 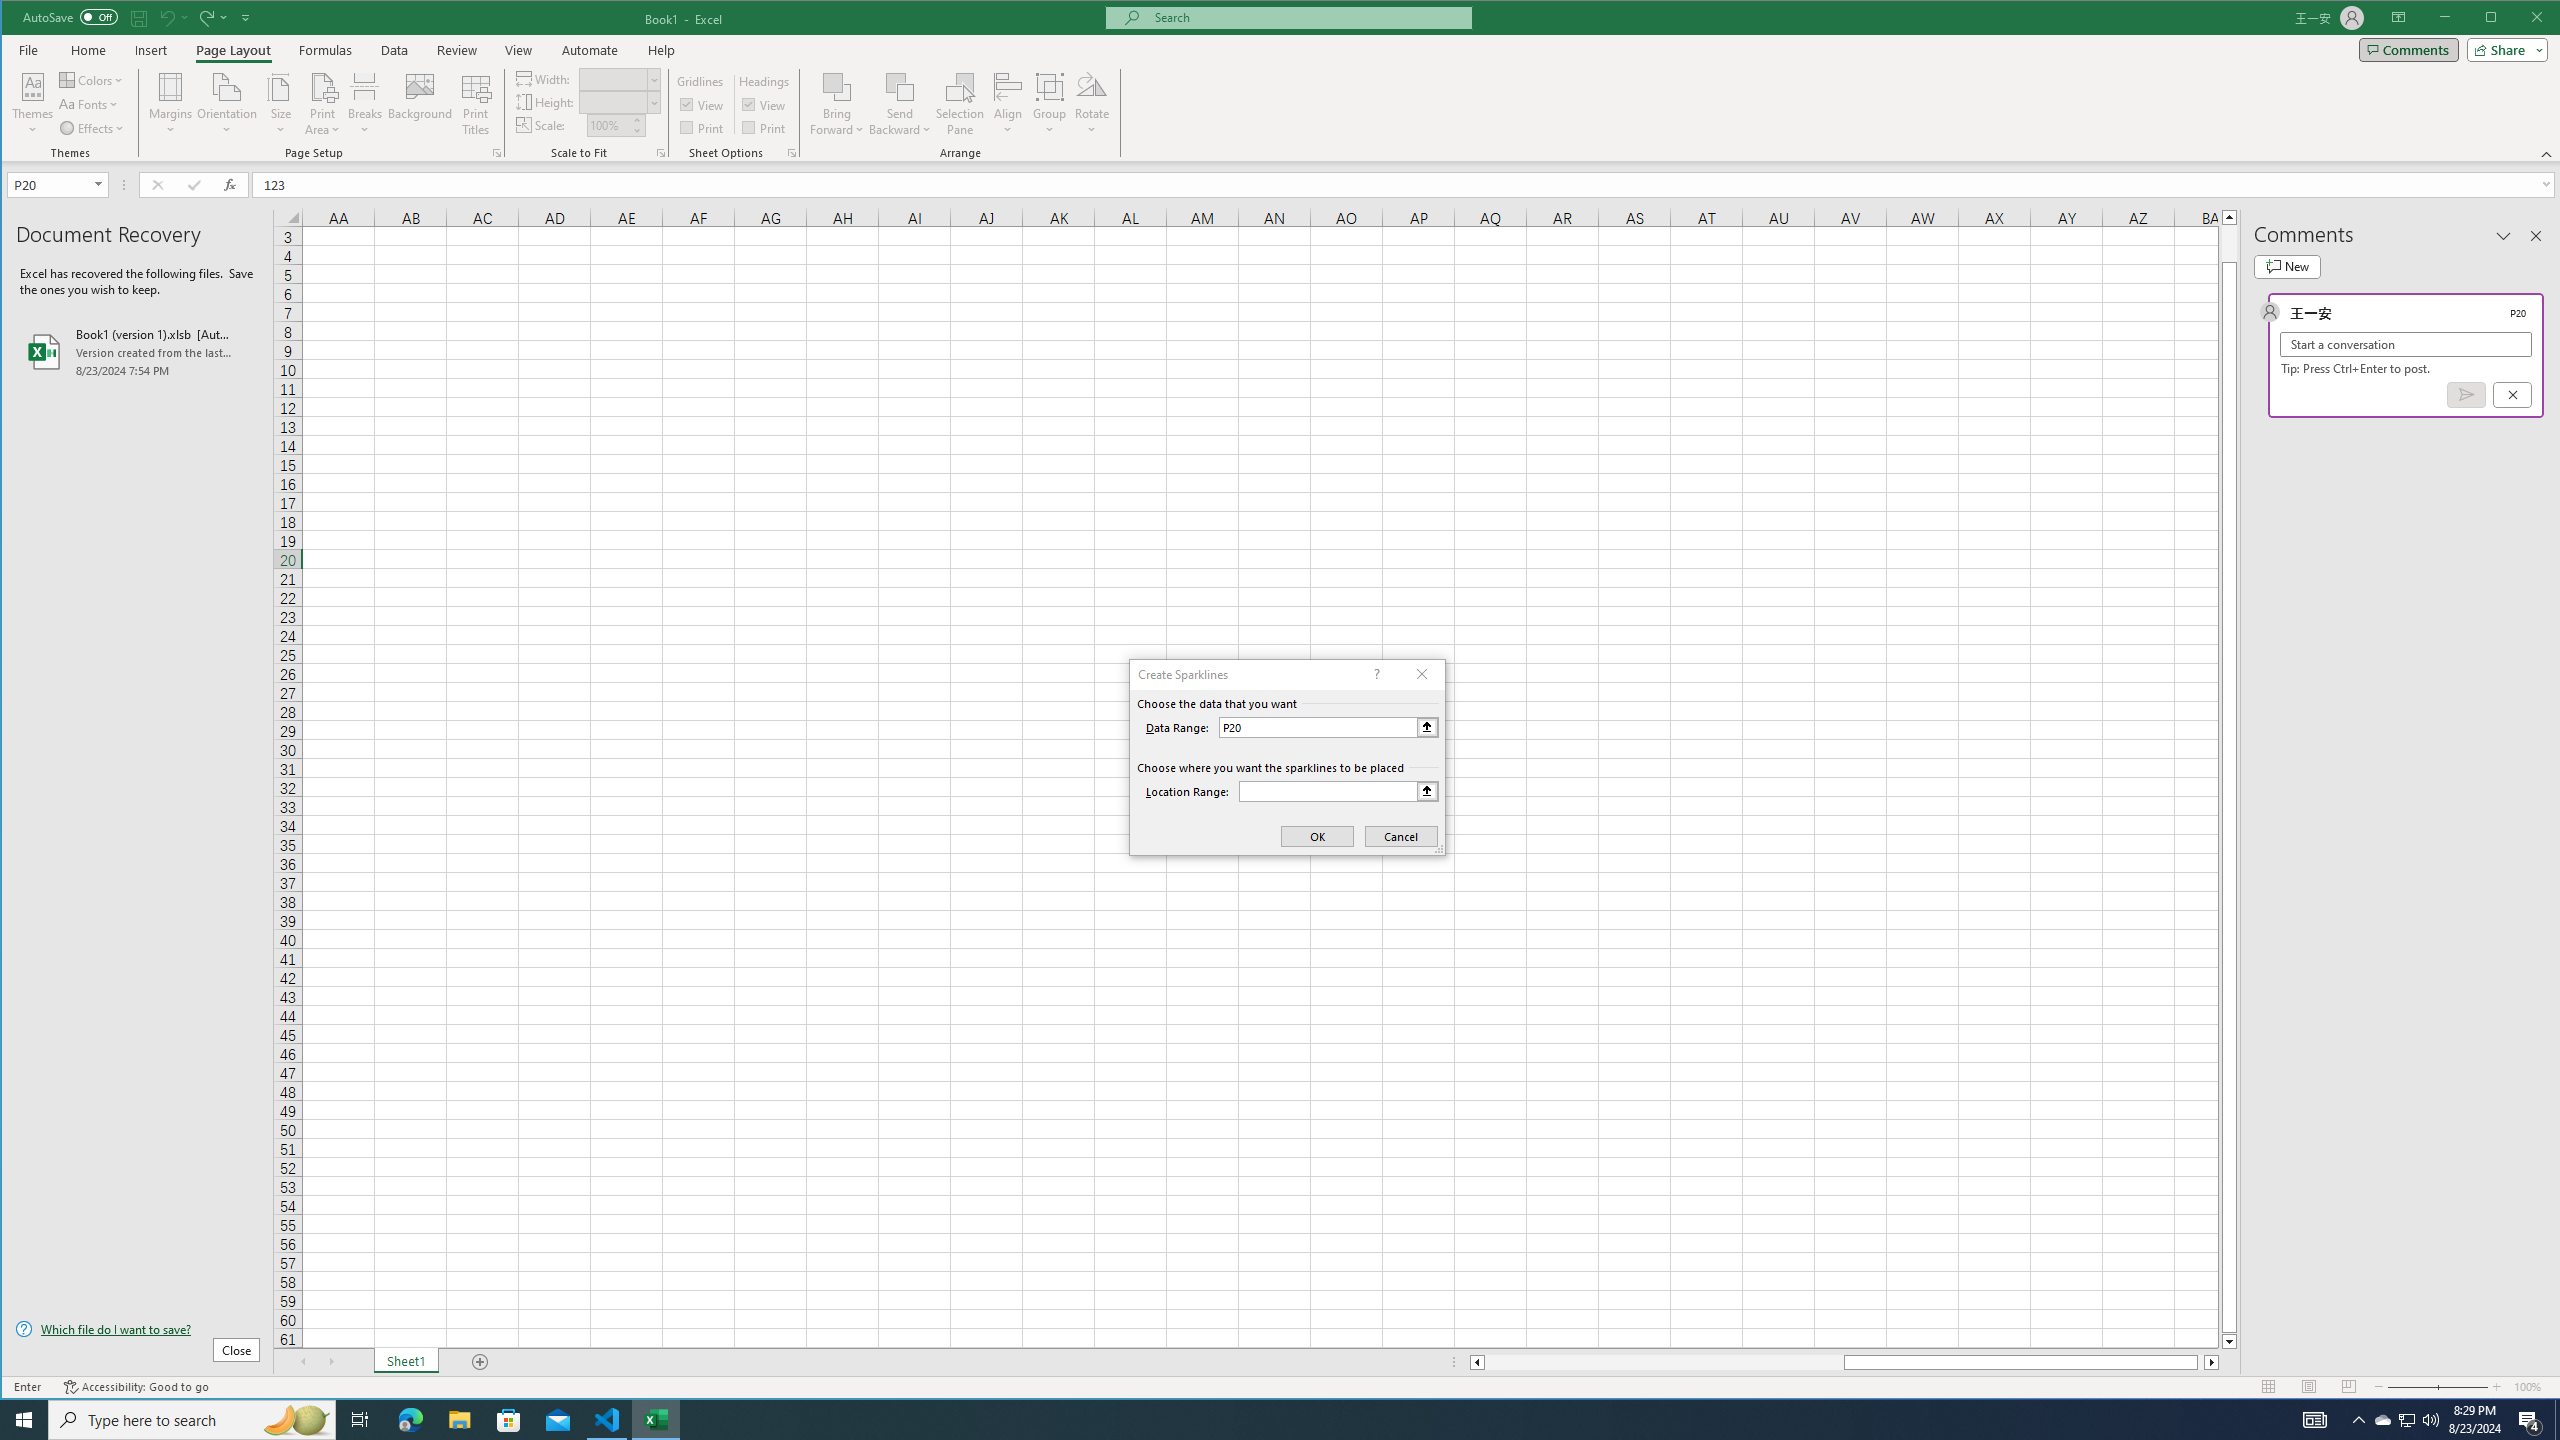 I want to click on 'Background...', so click(x=420, y=103).